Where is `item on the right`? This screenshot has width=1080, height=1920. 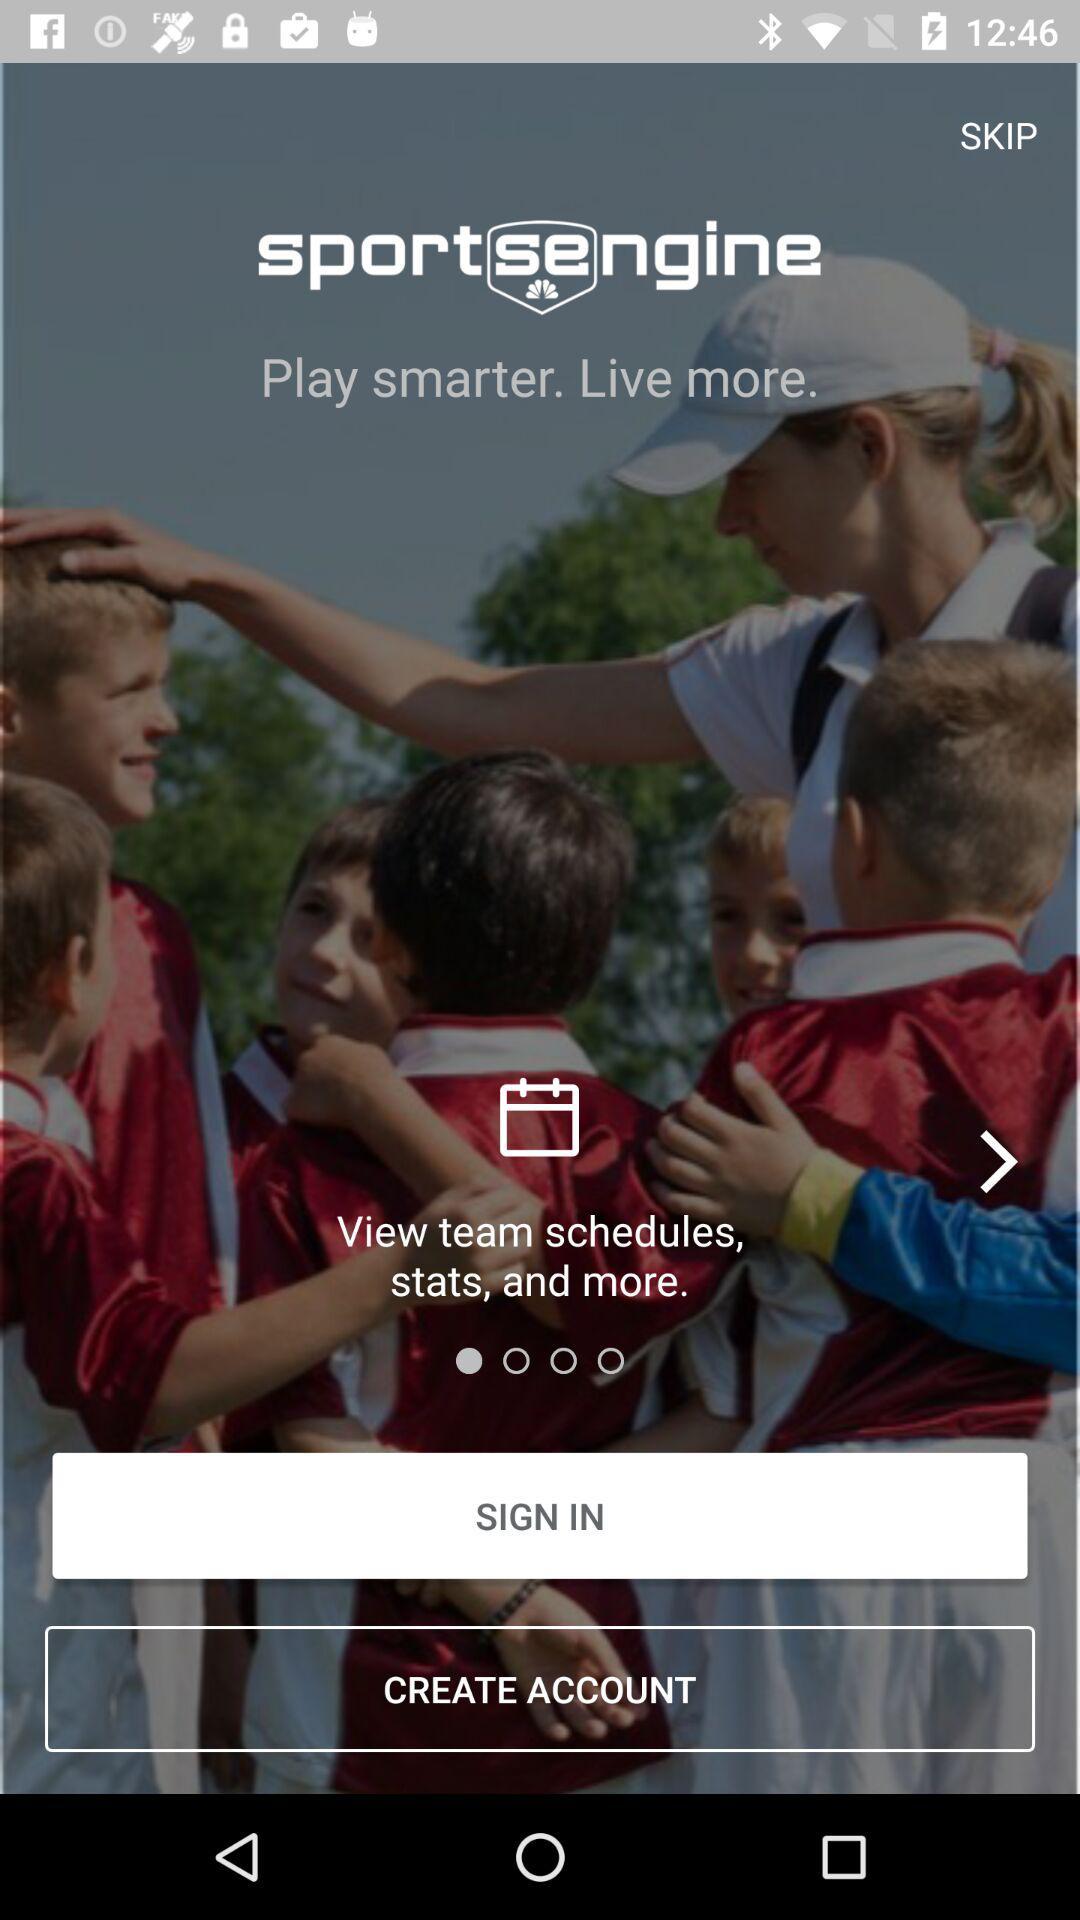 item on the right is located at coordinates (1001, 1161).